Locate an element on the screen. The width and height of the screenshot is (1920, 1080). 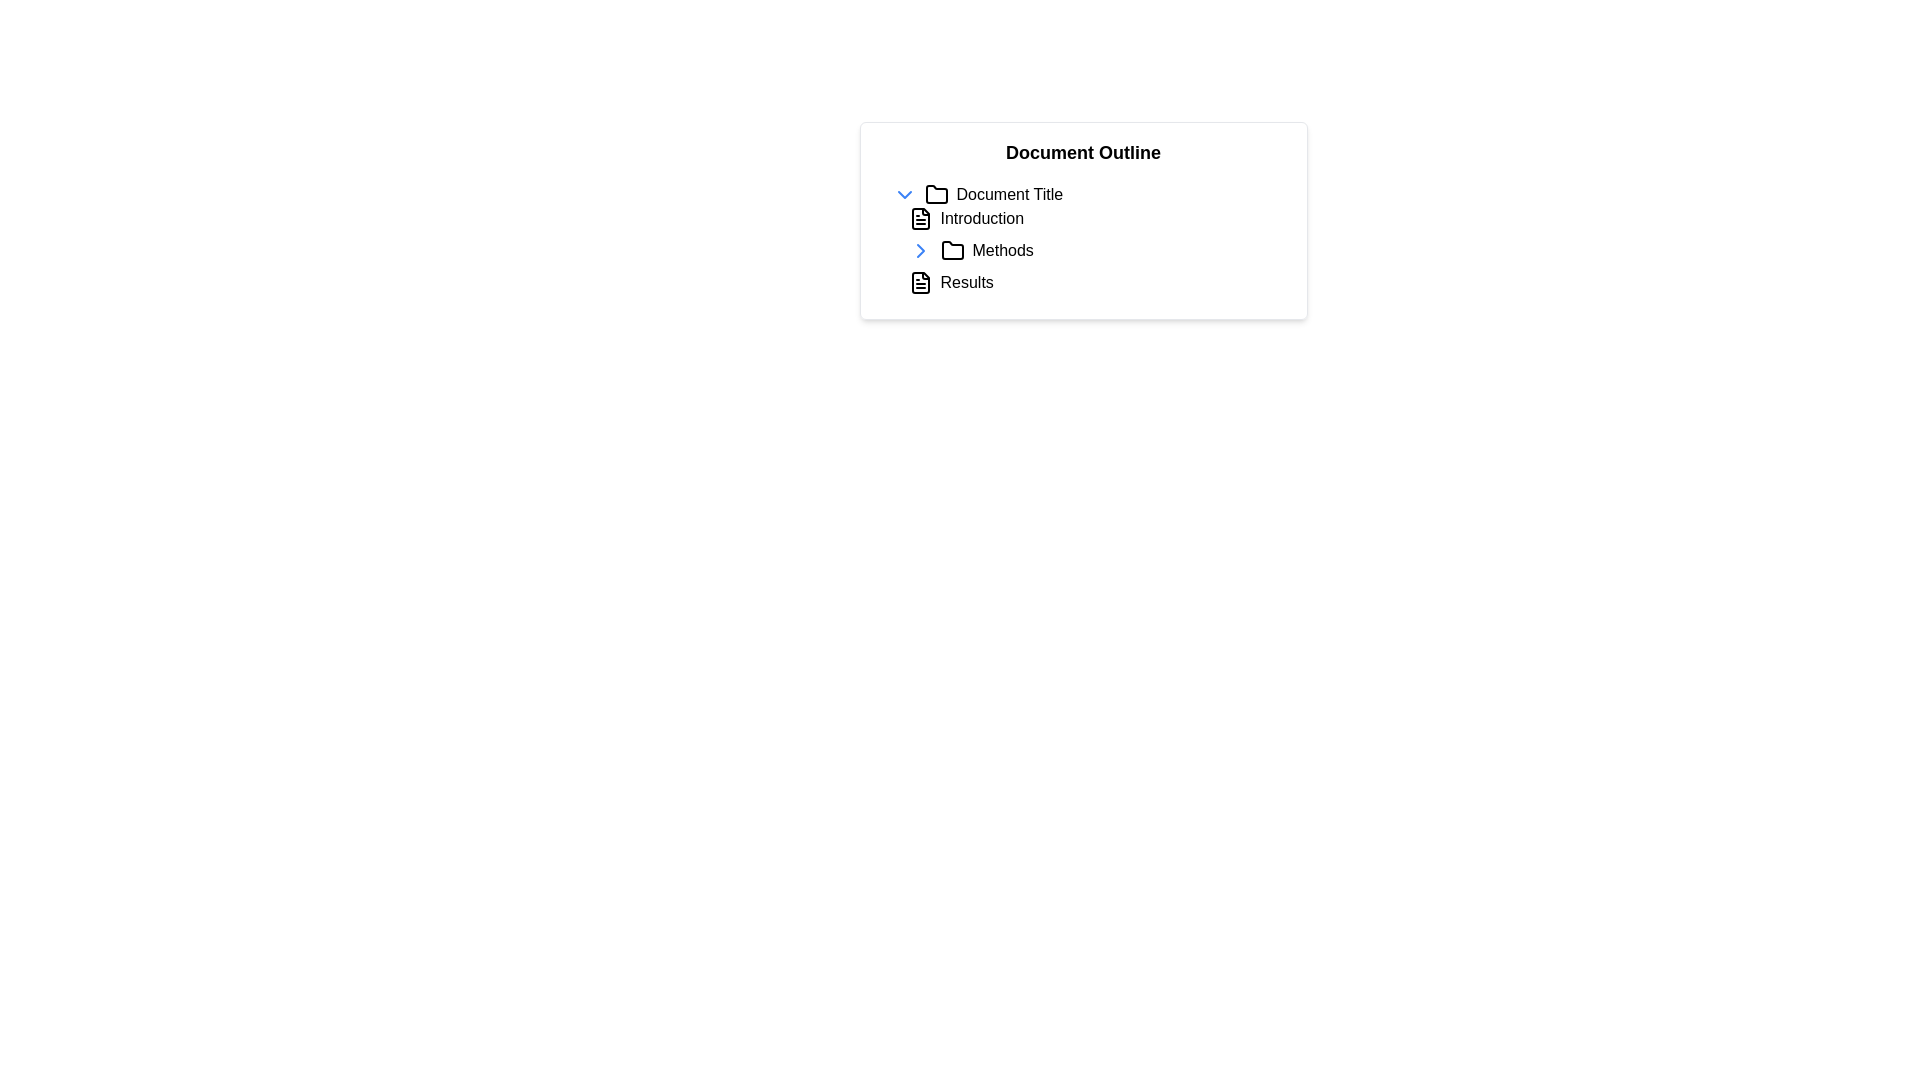
the first list item is located at coordinates (1090, 195).